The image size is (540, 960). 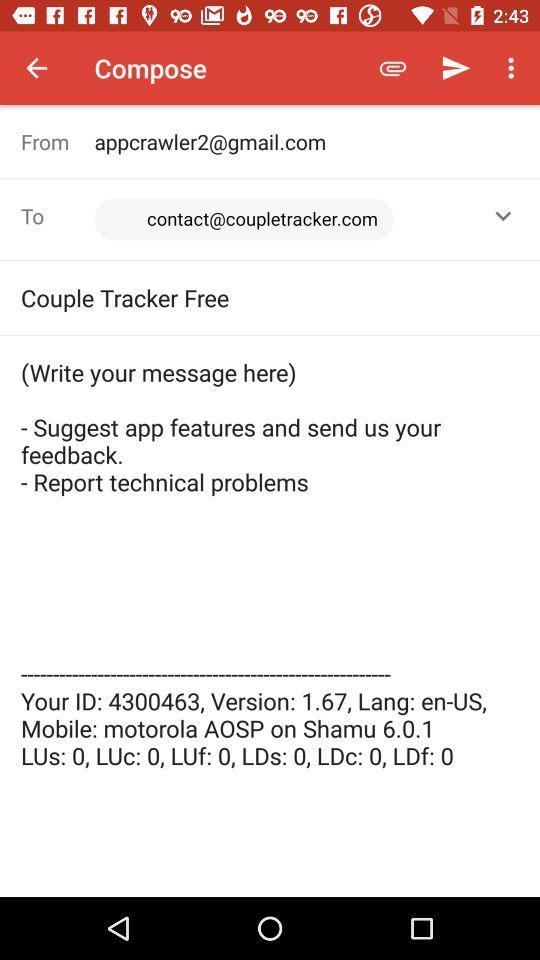 What do you see at coordinates (57, 216) in the screenshot?
I see `to icon` at bounding box center [57, 216].